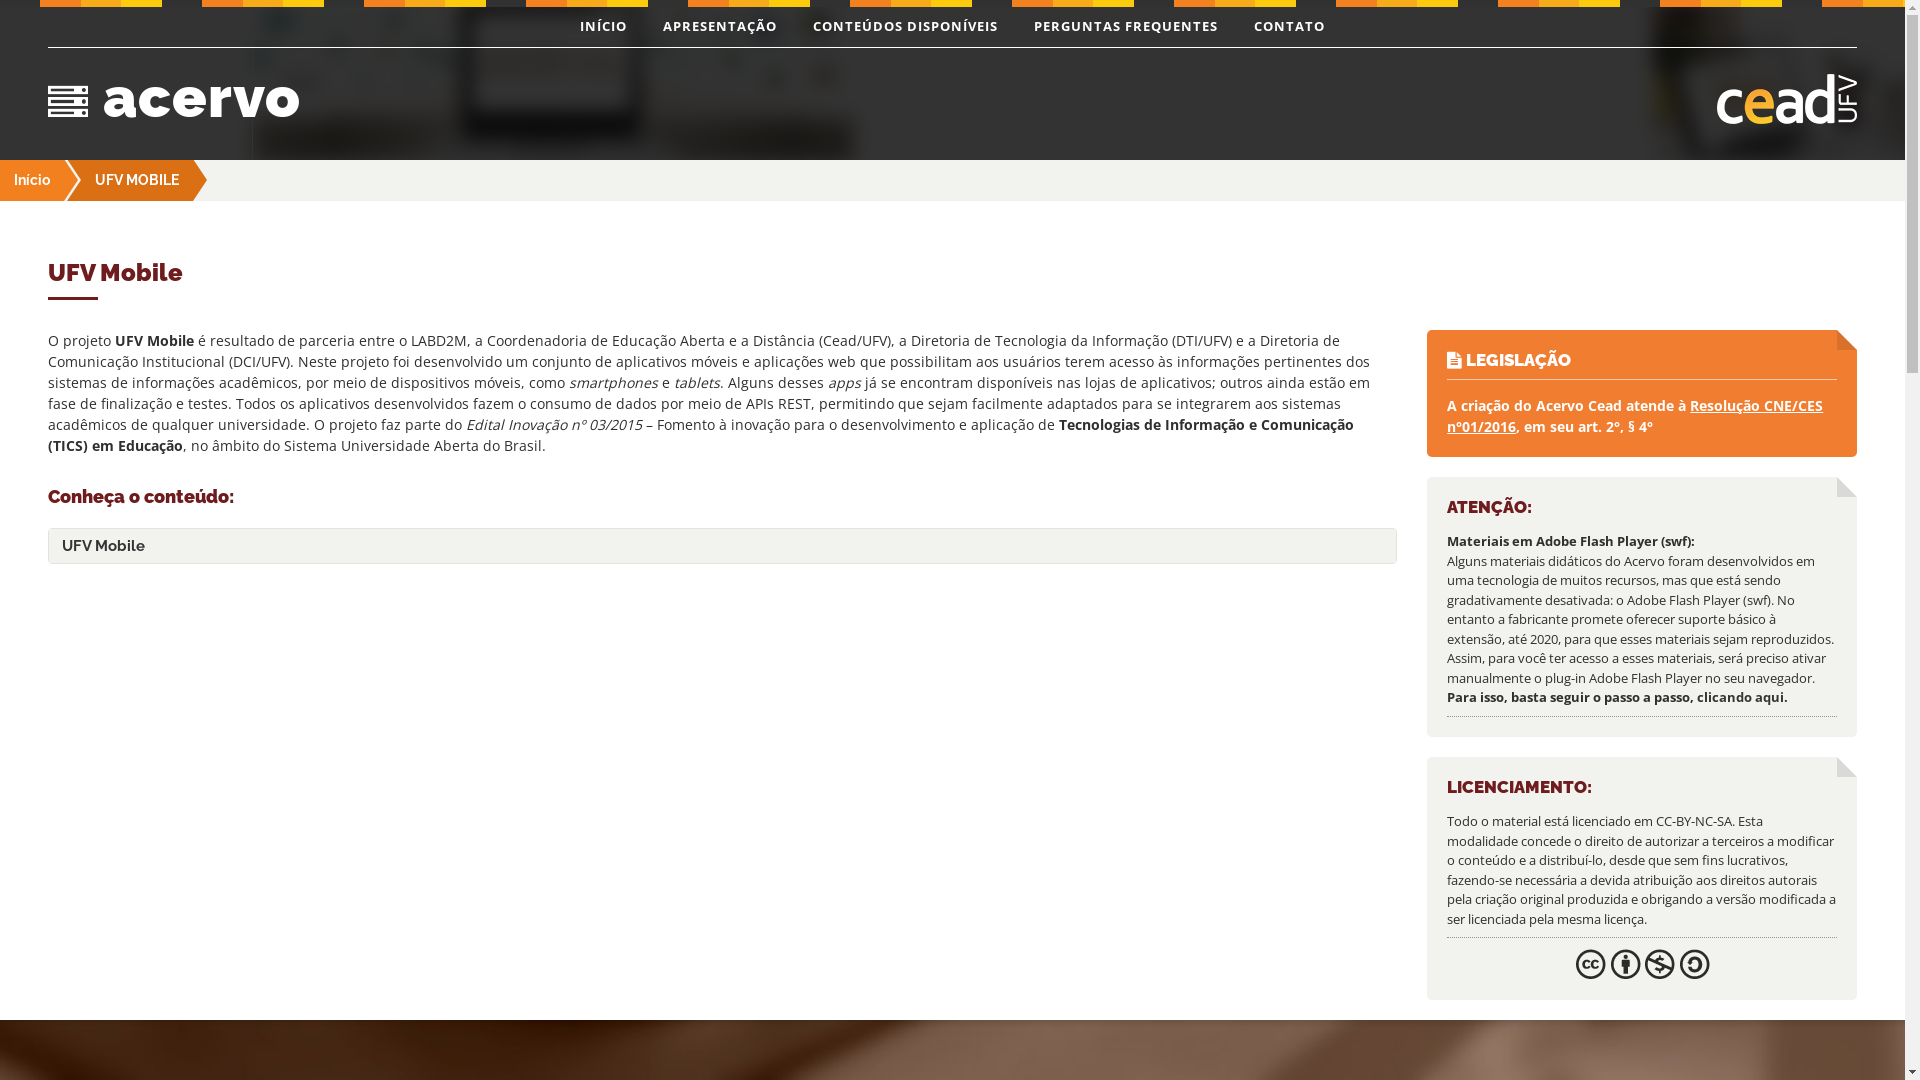 This screenshot has height=1080, width=1920. Describe the element at coordinates (1289, 27) in the screenshot. I see `'CONTATO'` at that location.